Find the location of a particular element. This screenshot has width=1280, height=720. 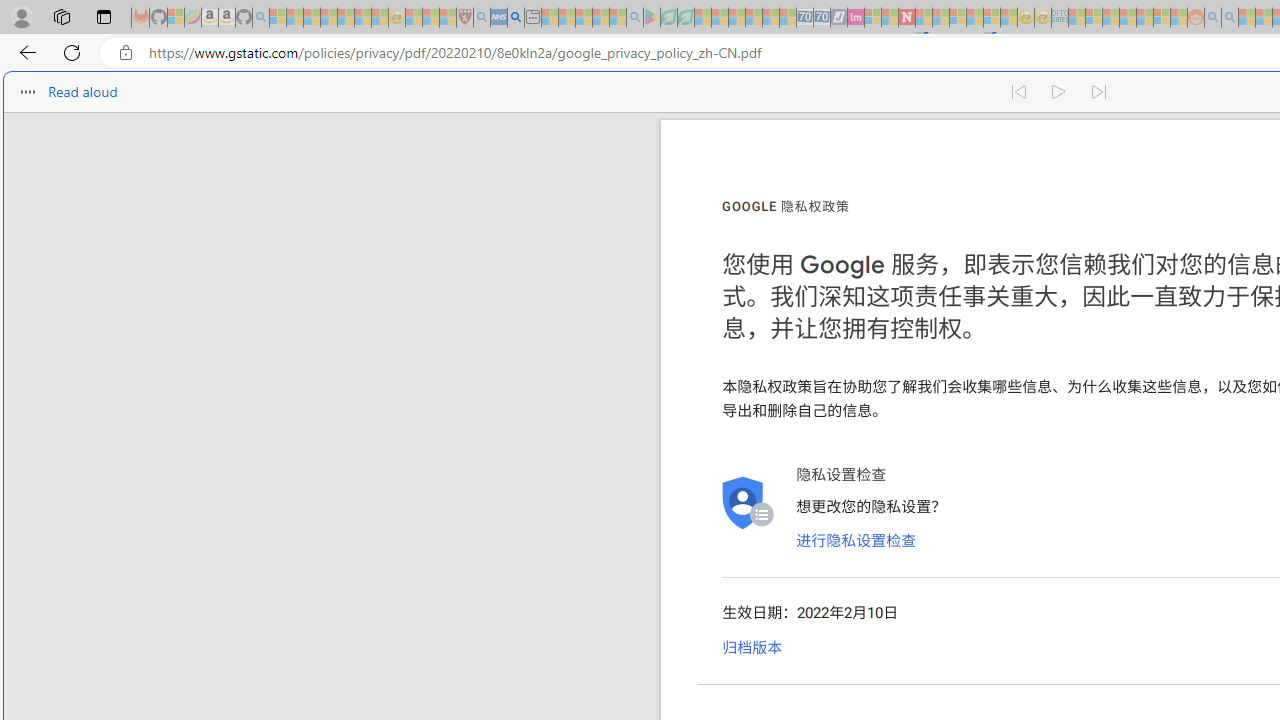

'Read previous paragraph' is located at coordinates (1018, 92).